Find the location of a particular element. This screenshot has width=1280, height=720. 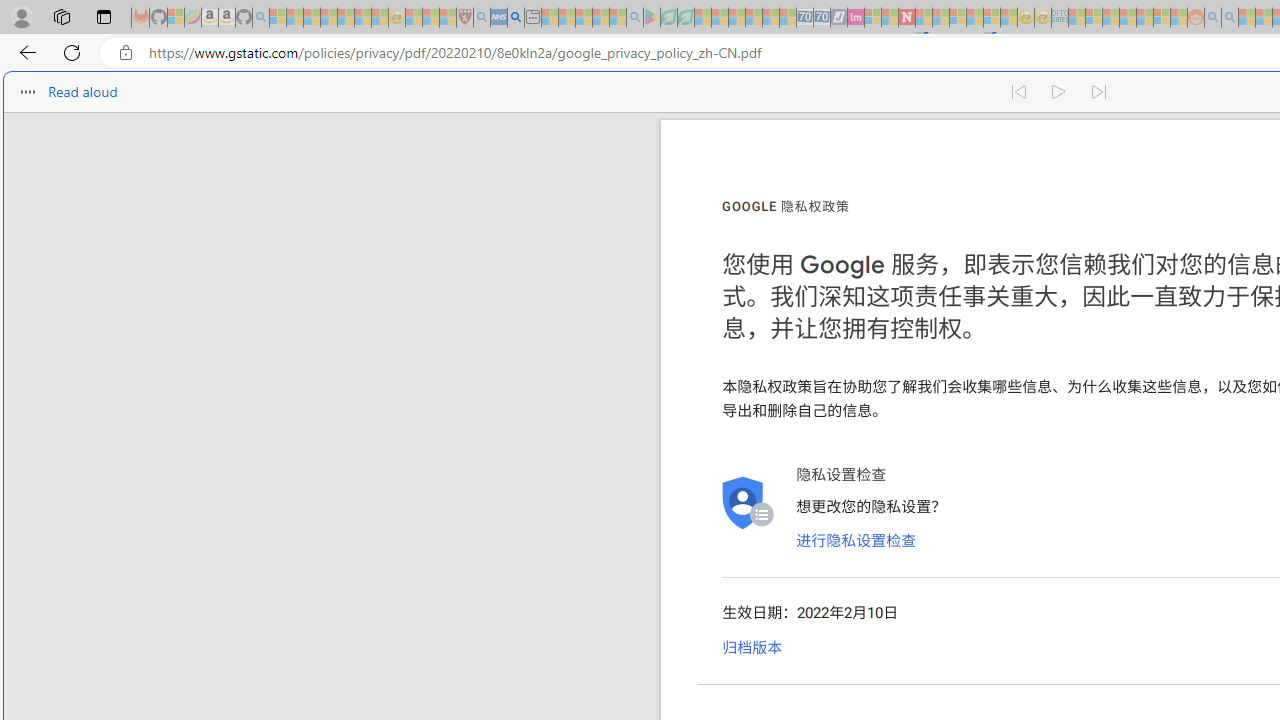

'Read previous paragraph' is located at coordinates (1018, 92).